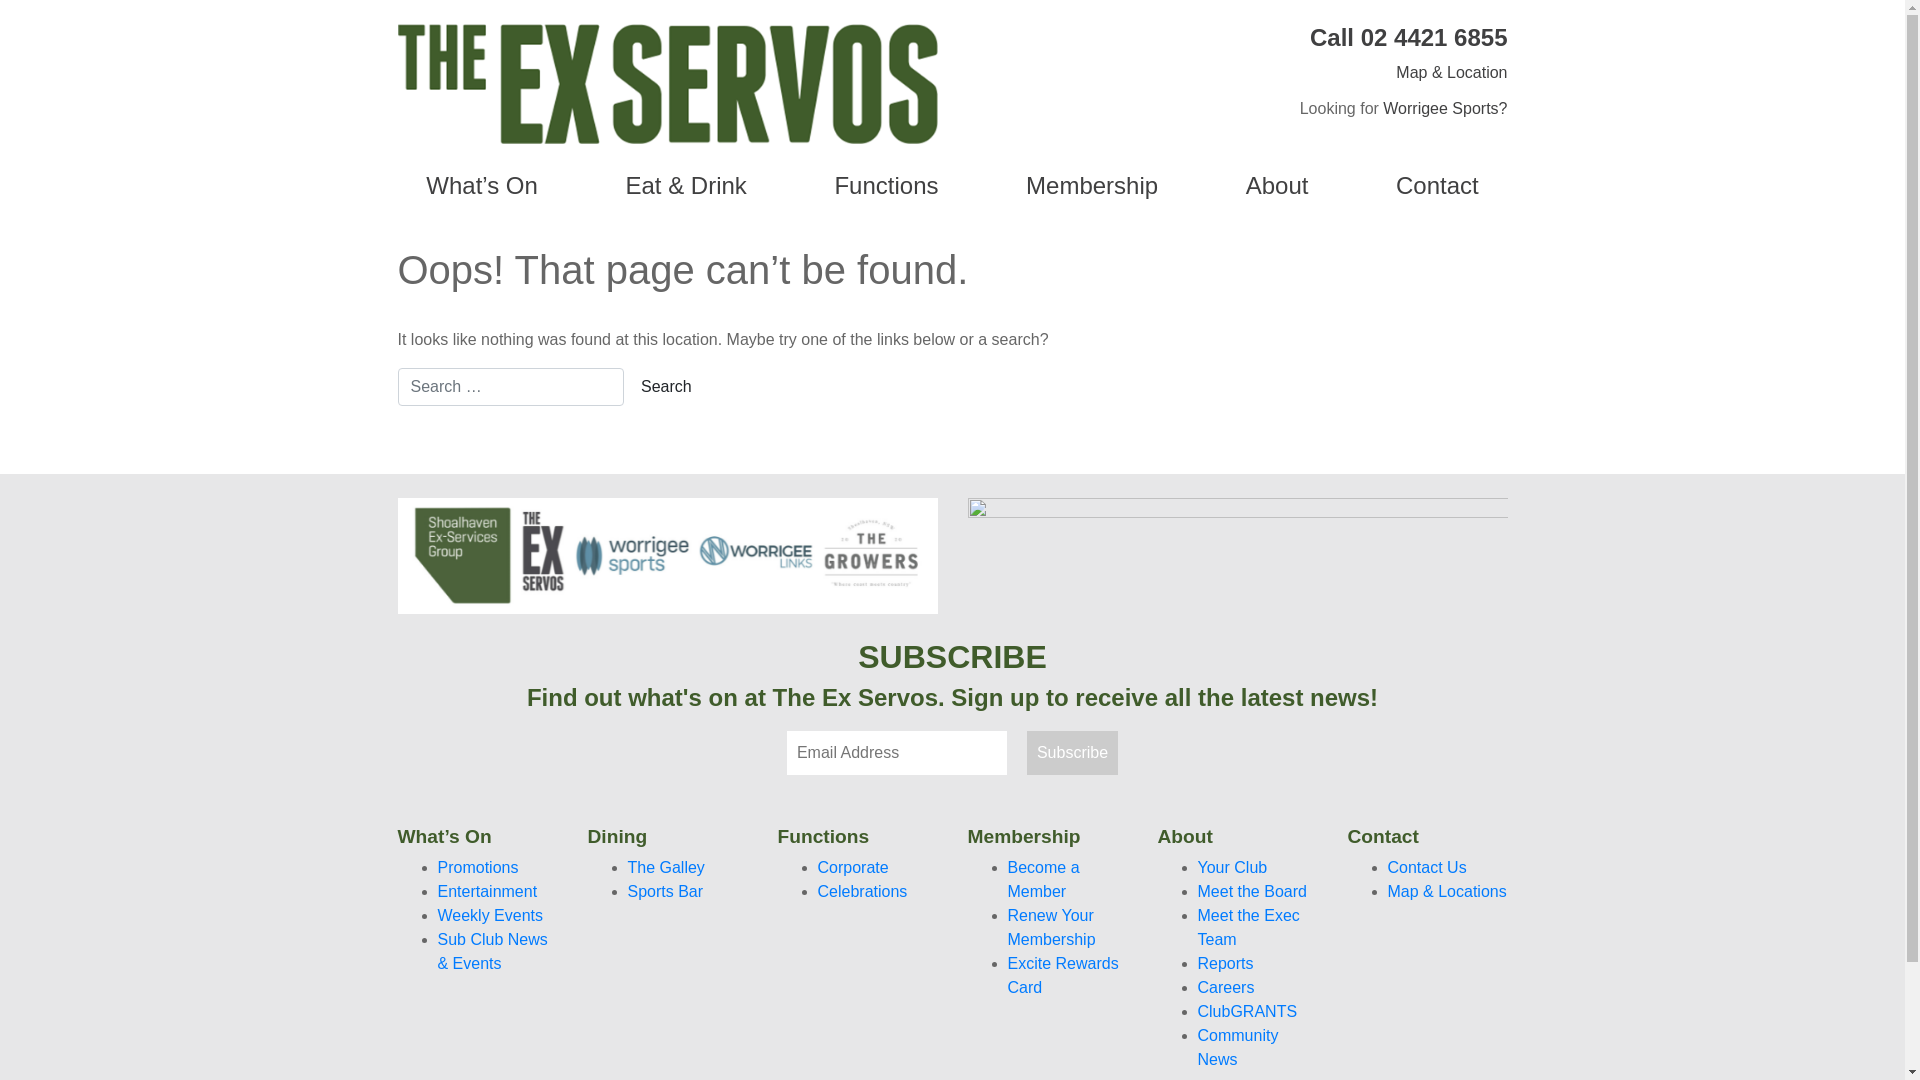  I want to click on 'Community News', so click(1237, 1046).